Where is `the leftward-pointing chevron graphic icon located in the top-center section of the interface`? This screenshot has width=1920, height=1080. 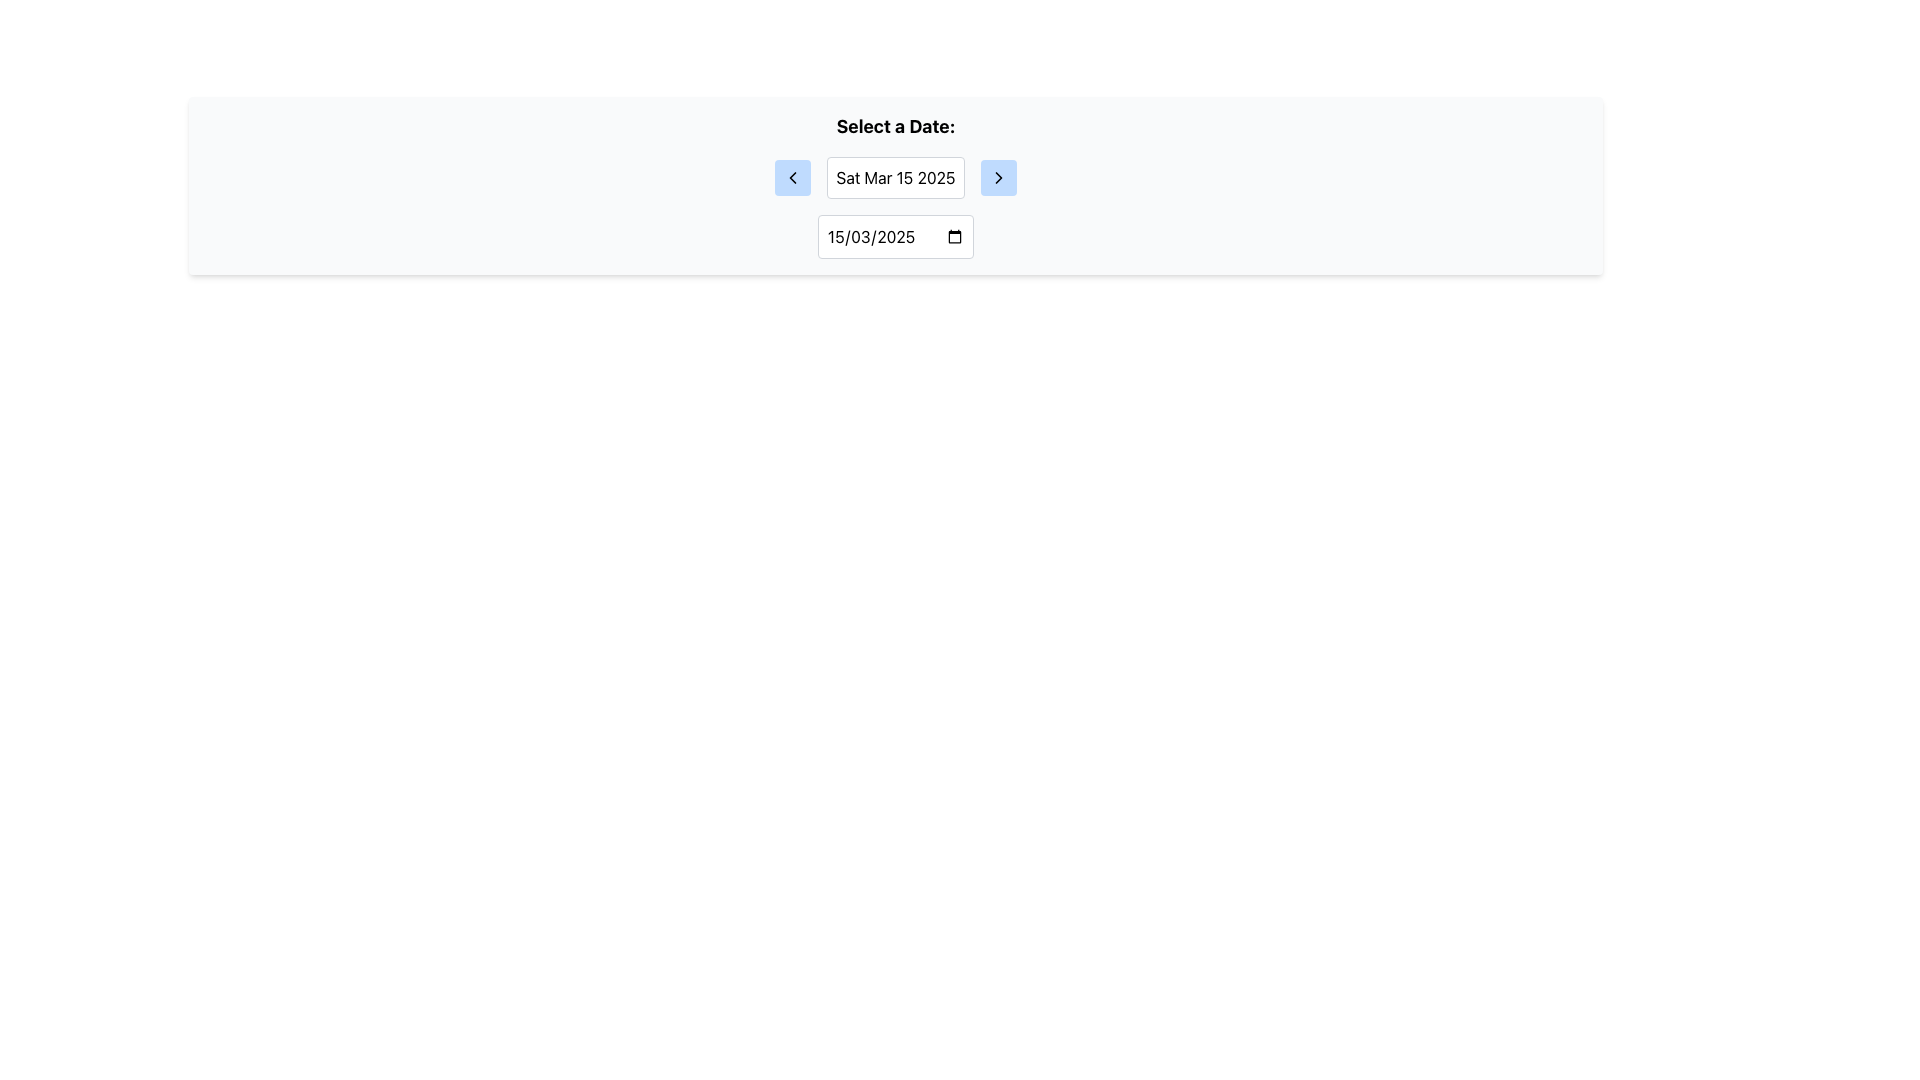 the leftward-pointing chevron graphic icon located in the top-center section of the interface is located at coordinates (792, 176).